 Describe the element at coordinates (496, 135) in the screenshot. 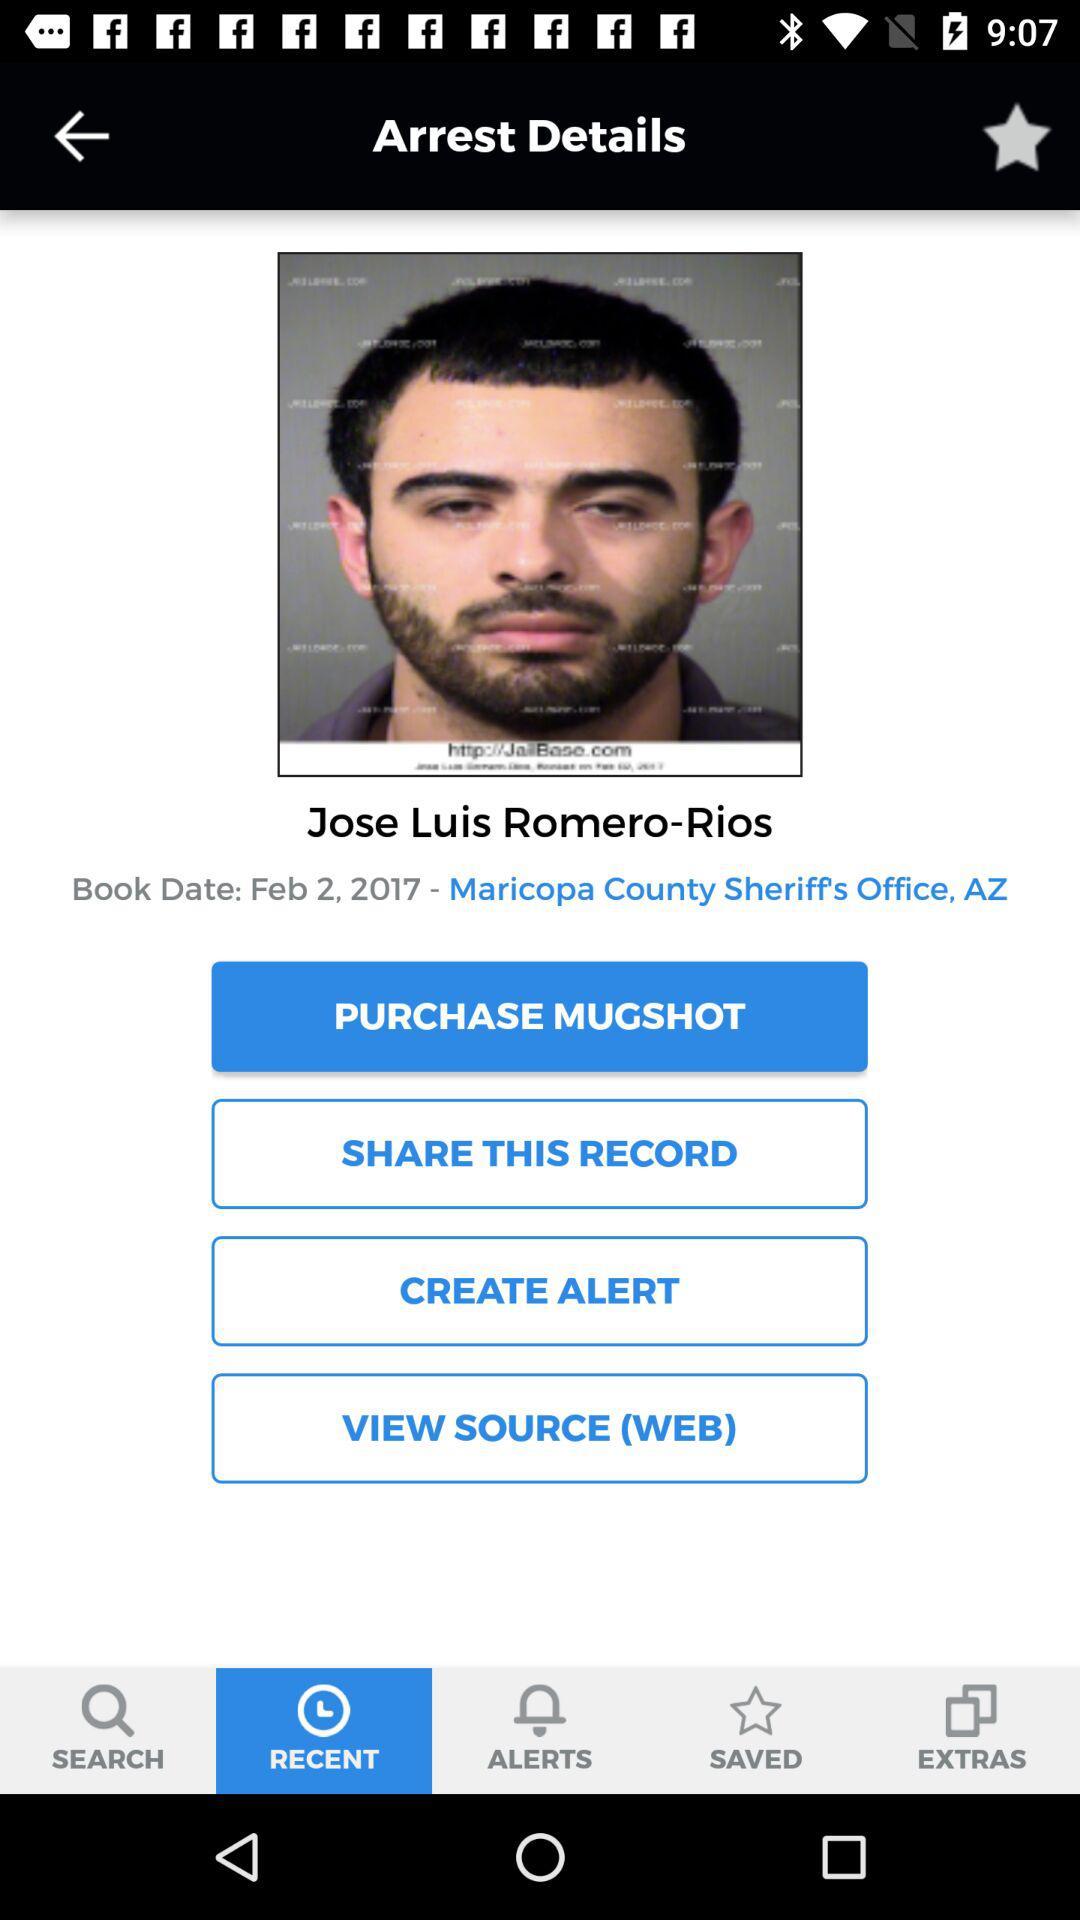

I see `arrest details item` at that location.